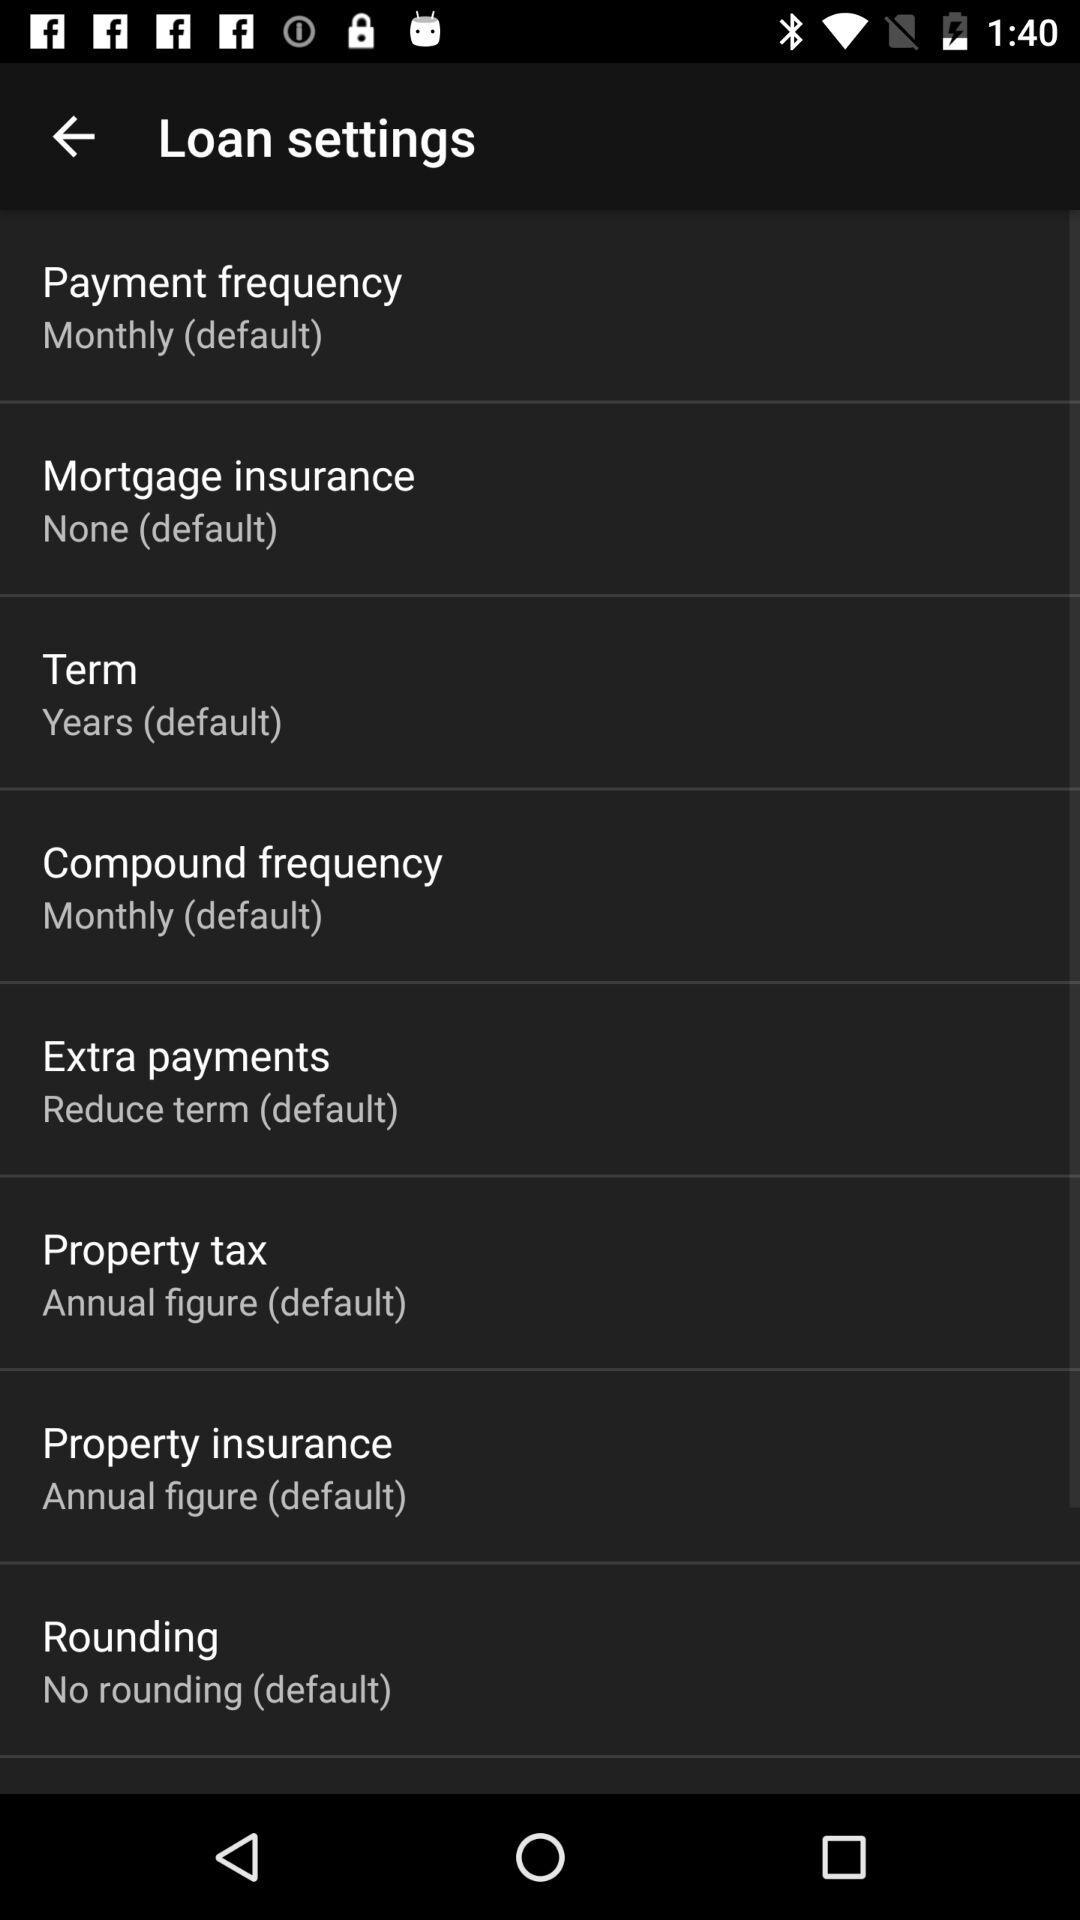 This screenshot has height=1920, width=1080. I want to click on property insurance app, so click(217, 1441).